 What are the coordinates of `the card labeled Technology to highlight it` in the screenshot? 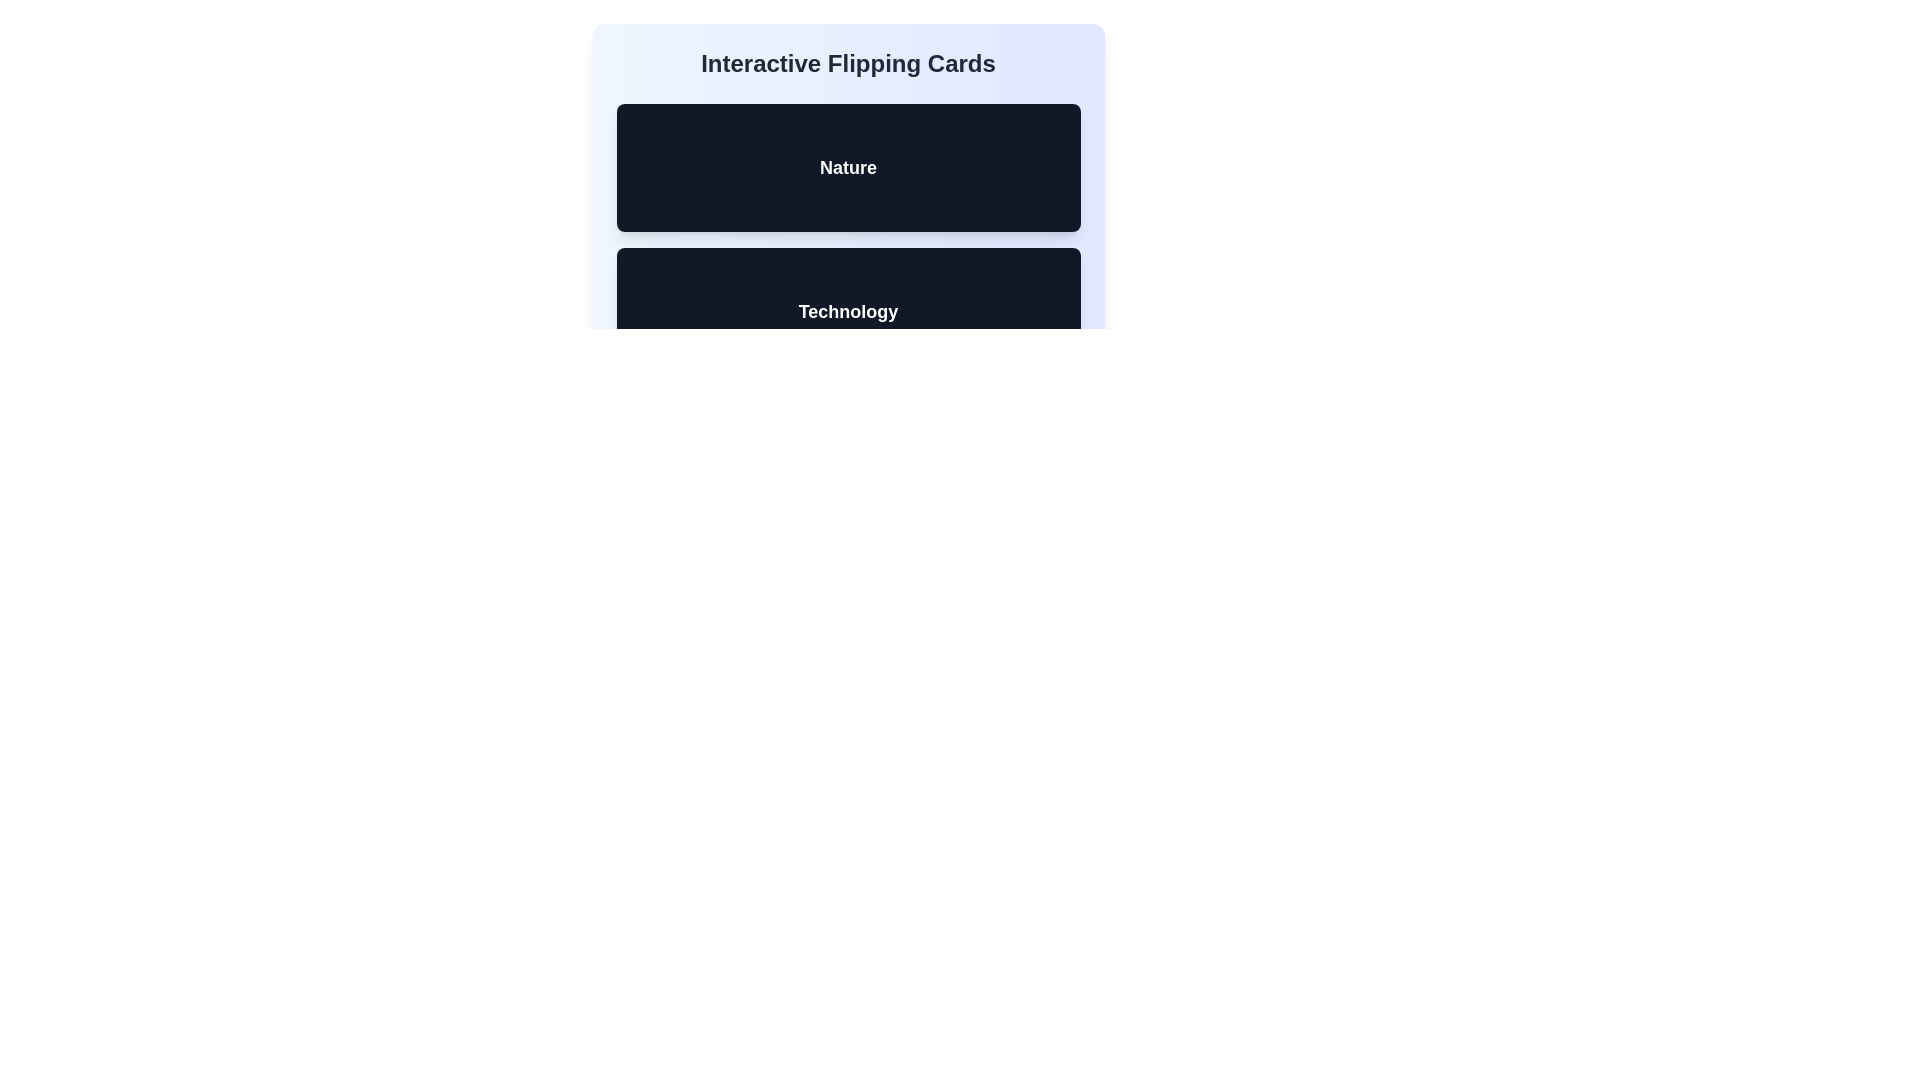 It's located at (848, 312).